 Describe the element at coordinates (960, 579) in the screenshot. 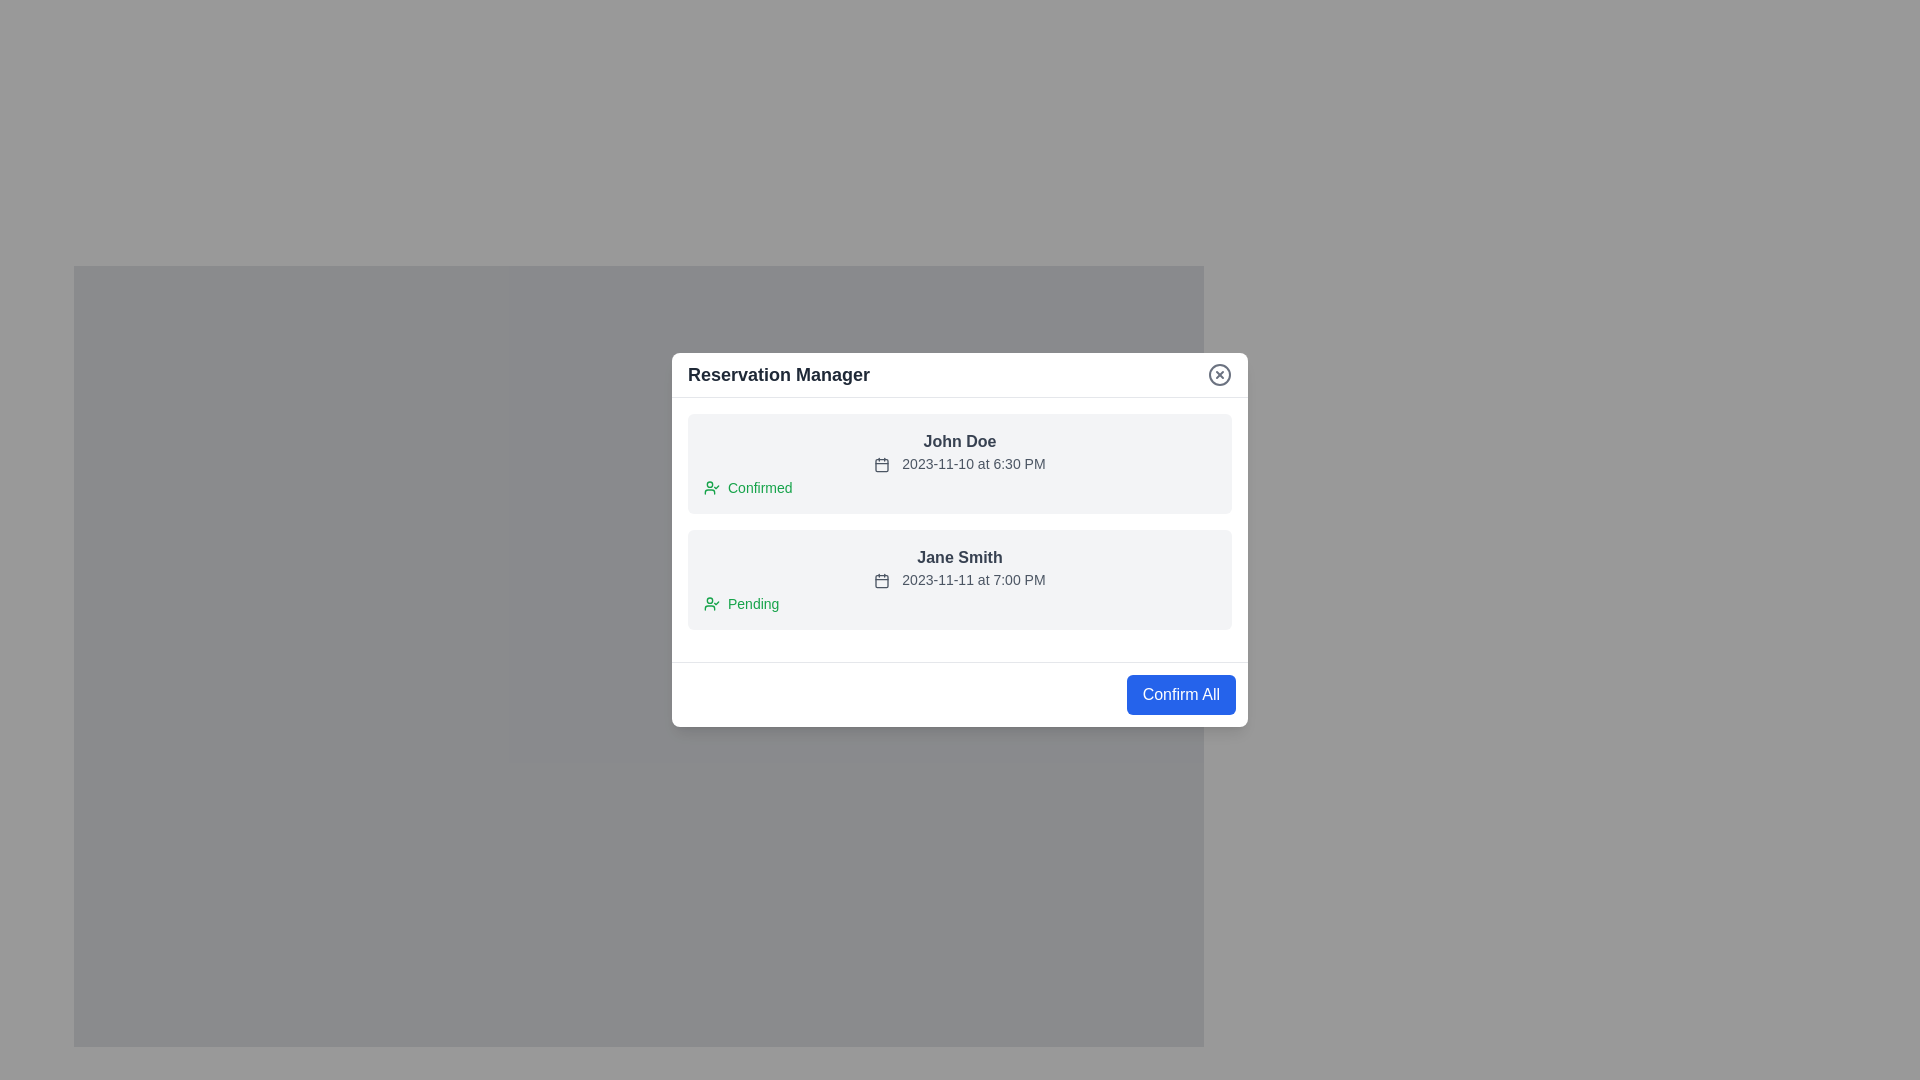

I see `the reservation detail card for Jane Smith, which is the second card beneath the card titled 'John Doe' in a modal window` at that location.